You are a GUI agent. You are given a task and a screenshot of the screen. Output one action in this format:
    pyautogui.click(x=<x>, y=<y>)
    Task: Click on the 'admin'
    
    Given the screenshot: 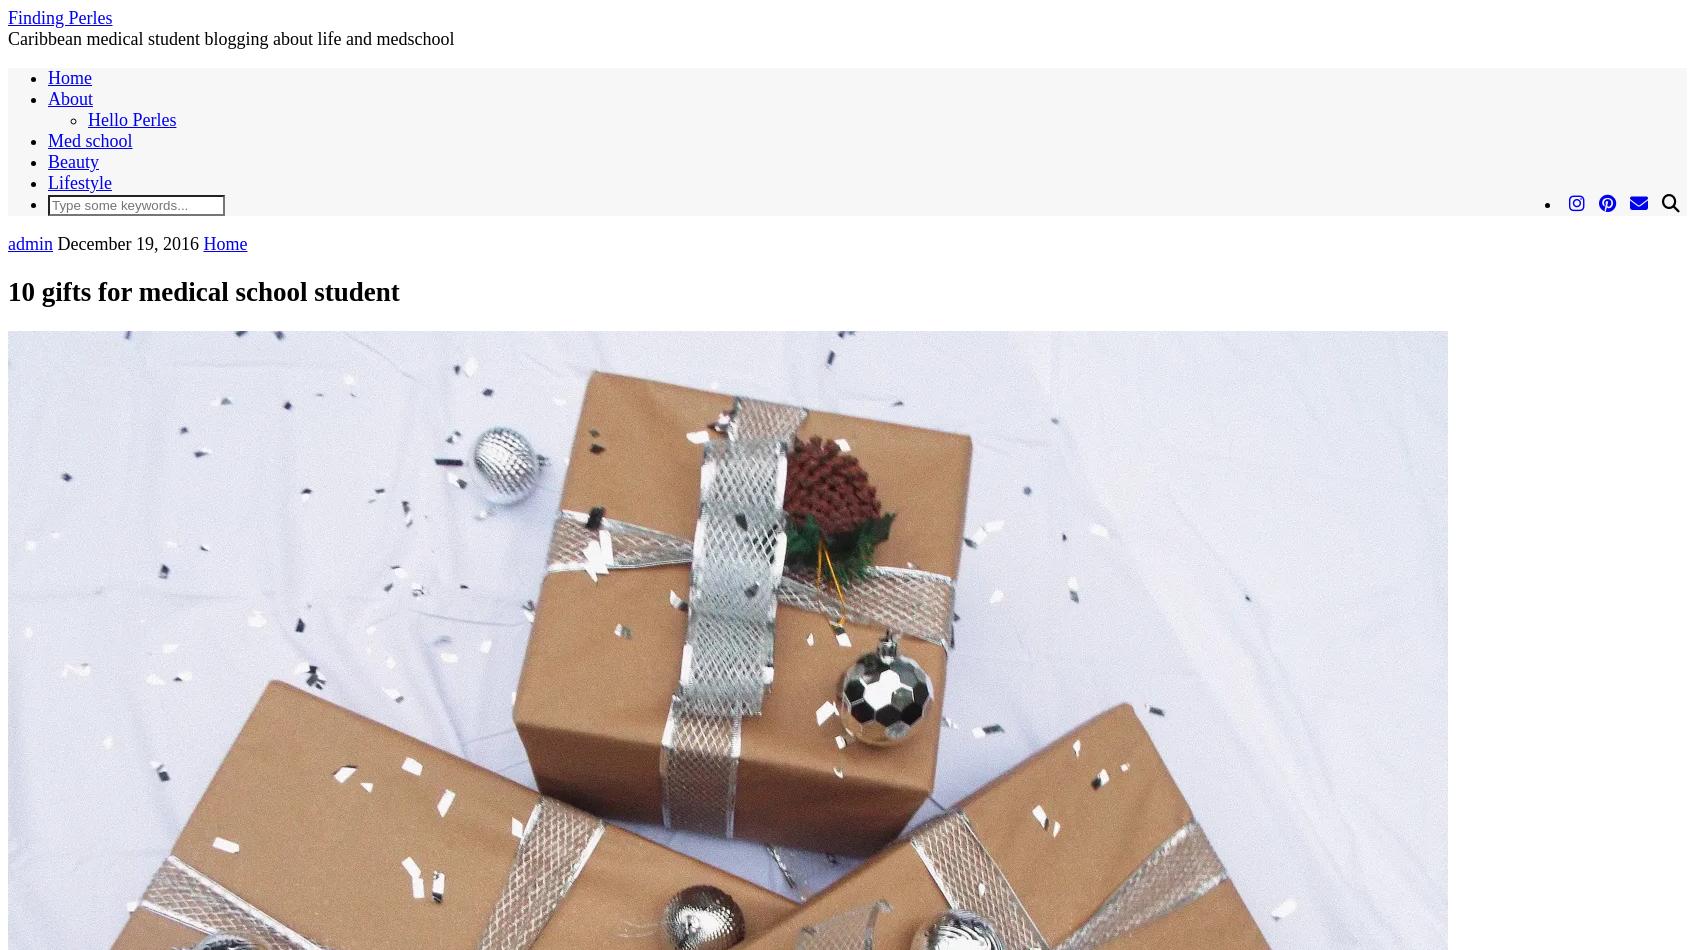 What is the action you would take?
    pyautogui.click(x=30, y=242)
    